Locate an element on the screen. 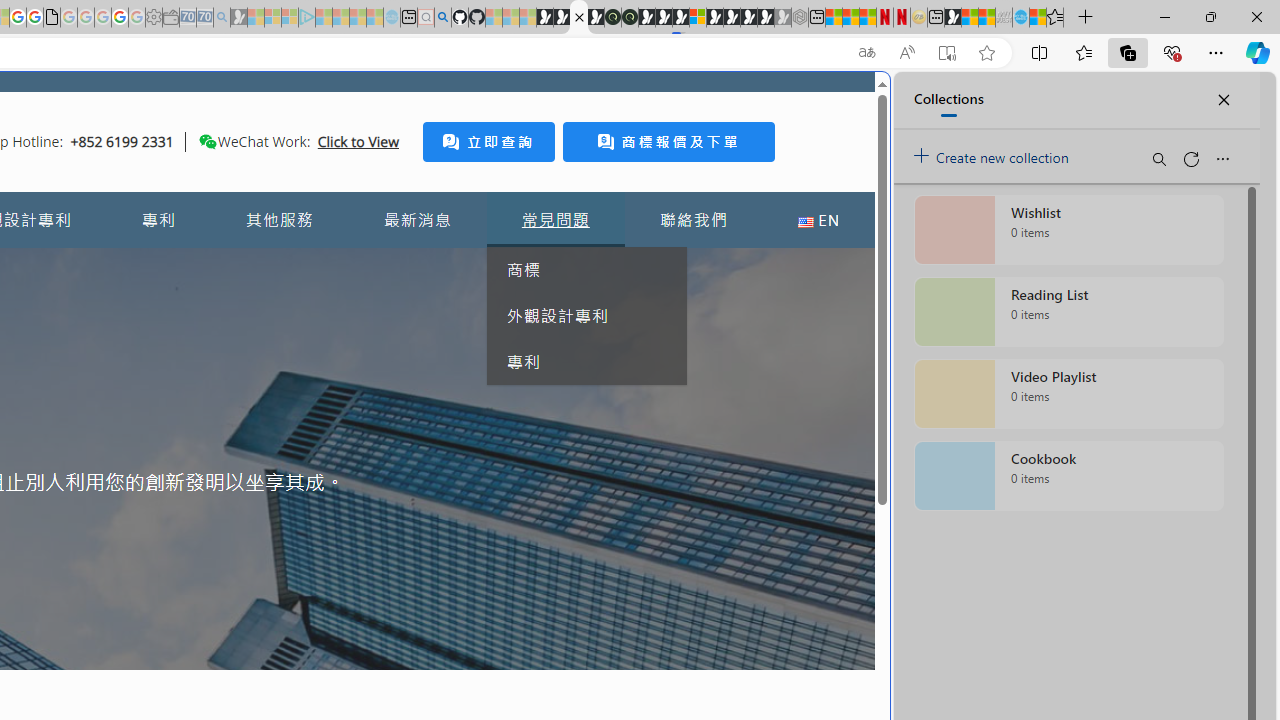 Image resolution: width=1280 pixels, height=720 pixels. 'Future Focus Report 2024' is located at coordinates (628, 17).